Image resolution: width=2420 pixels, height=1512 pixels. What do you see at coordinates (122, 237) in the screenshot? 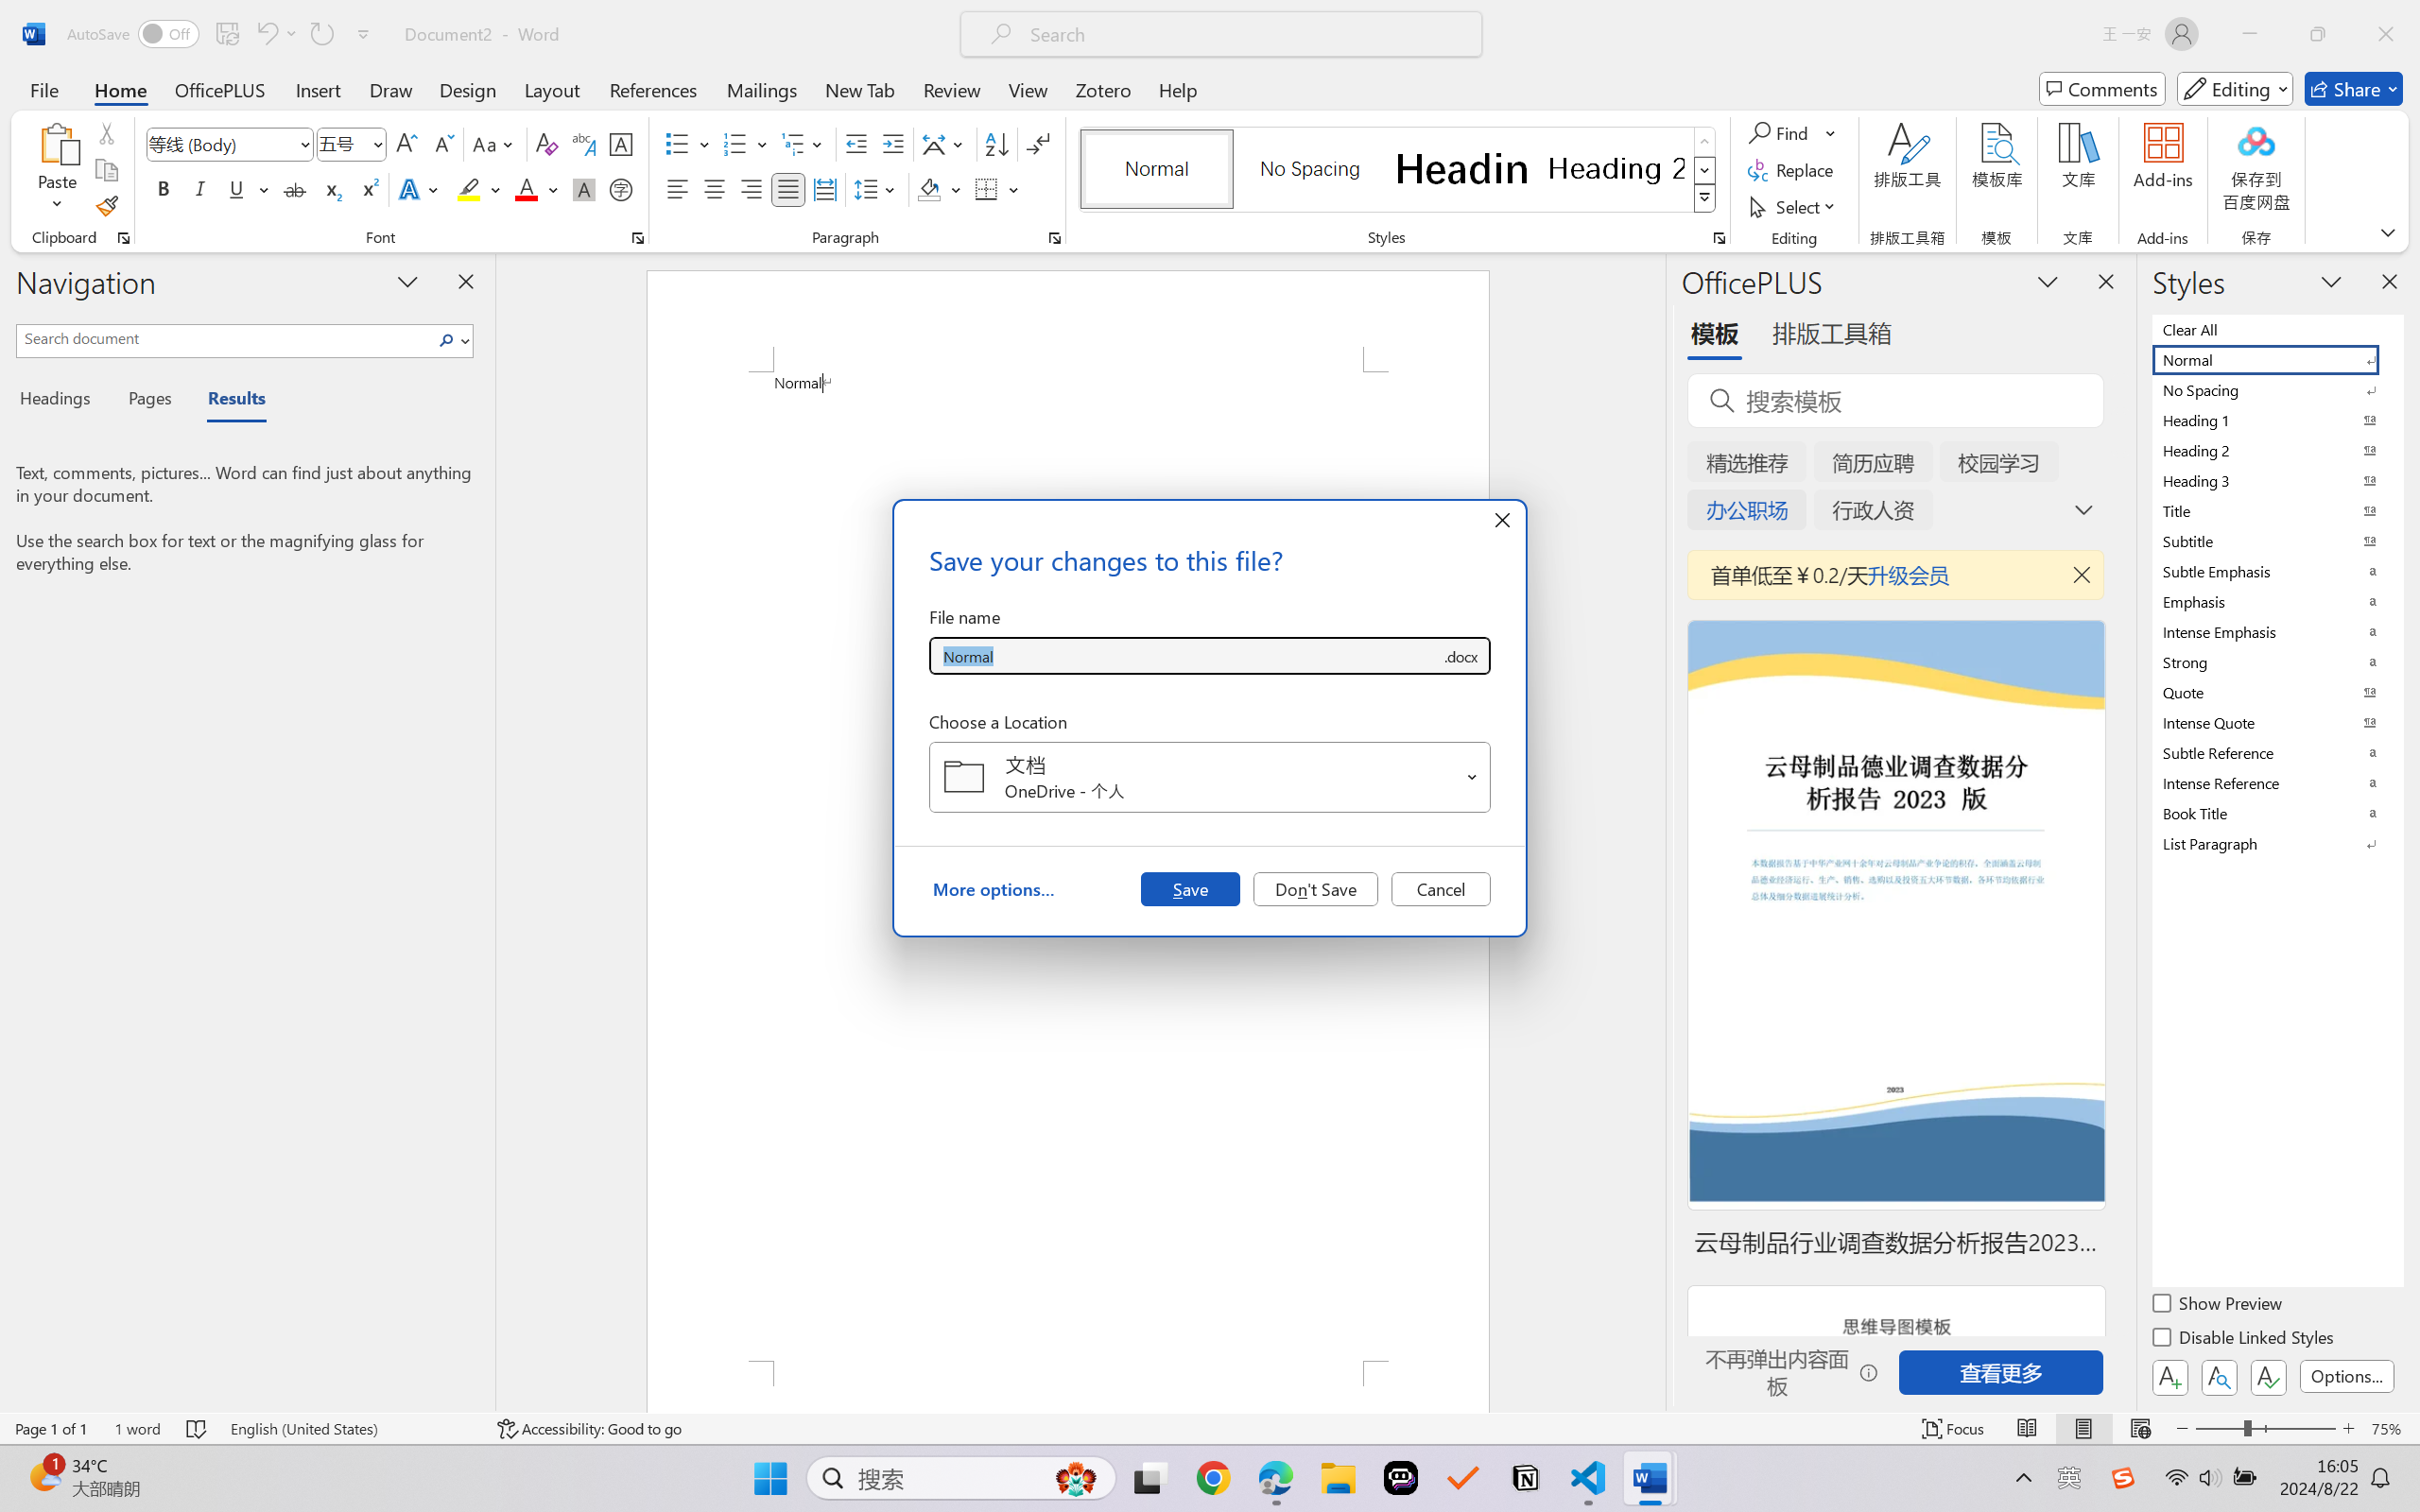
I see `'Office Clipboard...'` at bounding box center [122, 237].